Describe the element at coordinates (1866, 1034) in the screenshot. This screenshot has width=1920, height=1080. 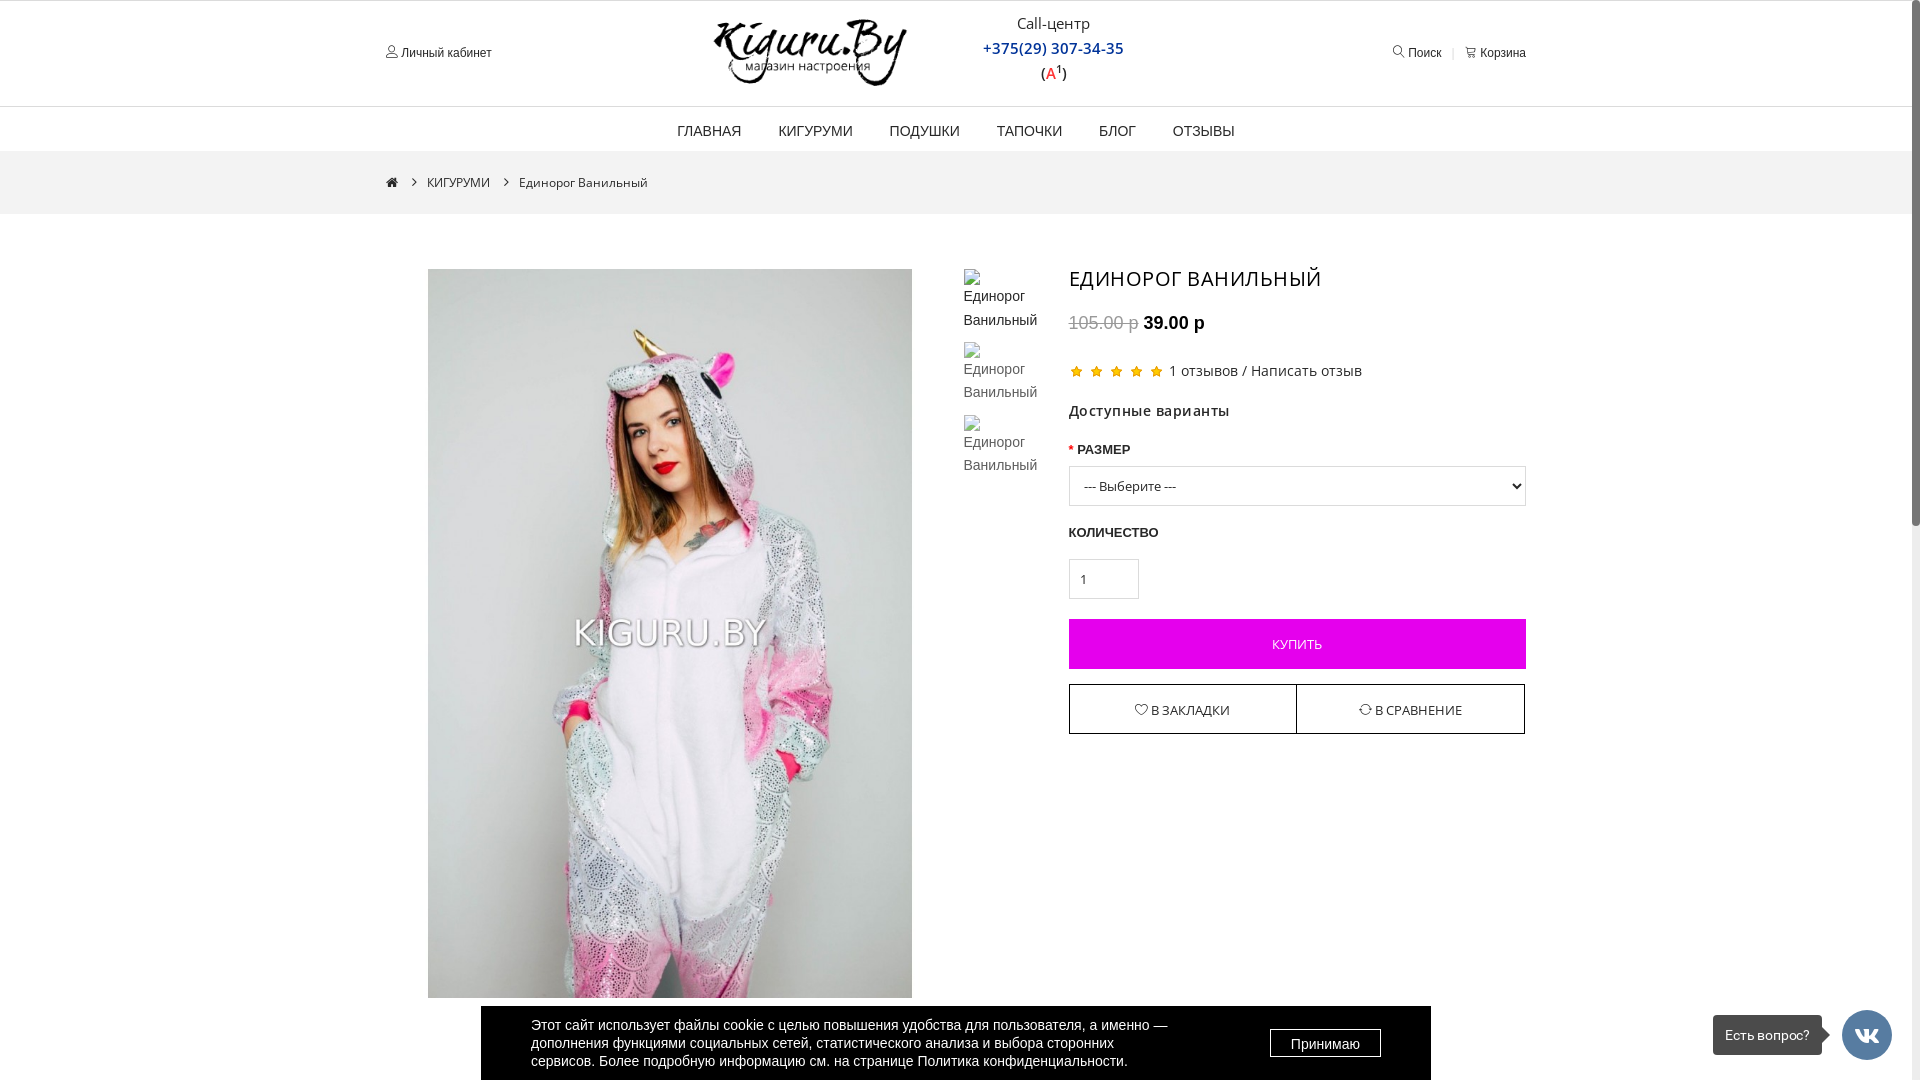
I see `'Back To Top'` at that location.